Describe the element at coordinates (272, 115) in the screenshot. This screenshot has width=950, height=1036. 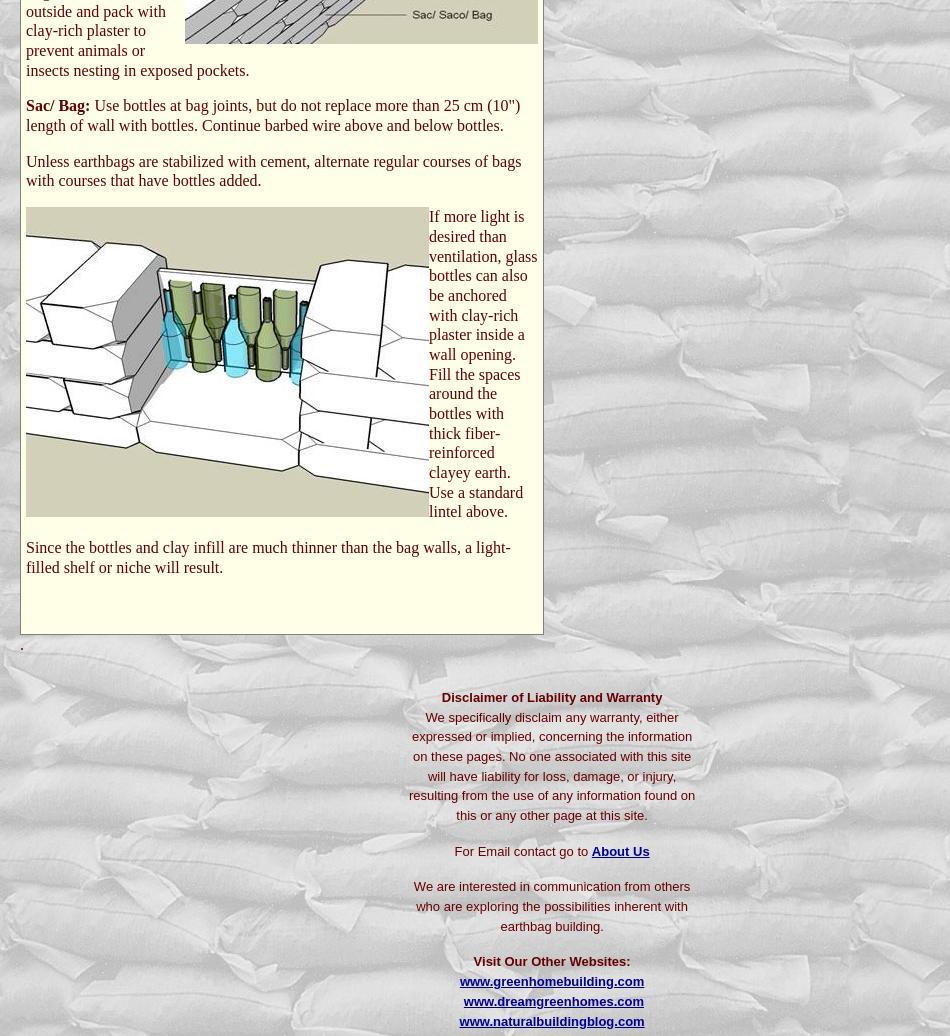
I see `'Use bottles at bag joints, but do not replace more than 25 cm (10") length of wall with bottles. Continue barbed wire above and below bottles.'` at that location.